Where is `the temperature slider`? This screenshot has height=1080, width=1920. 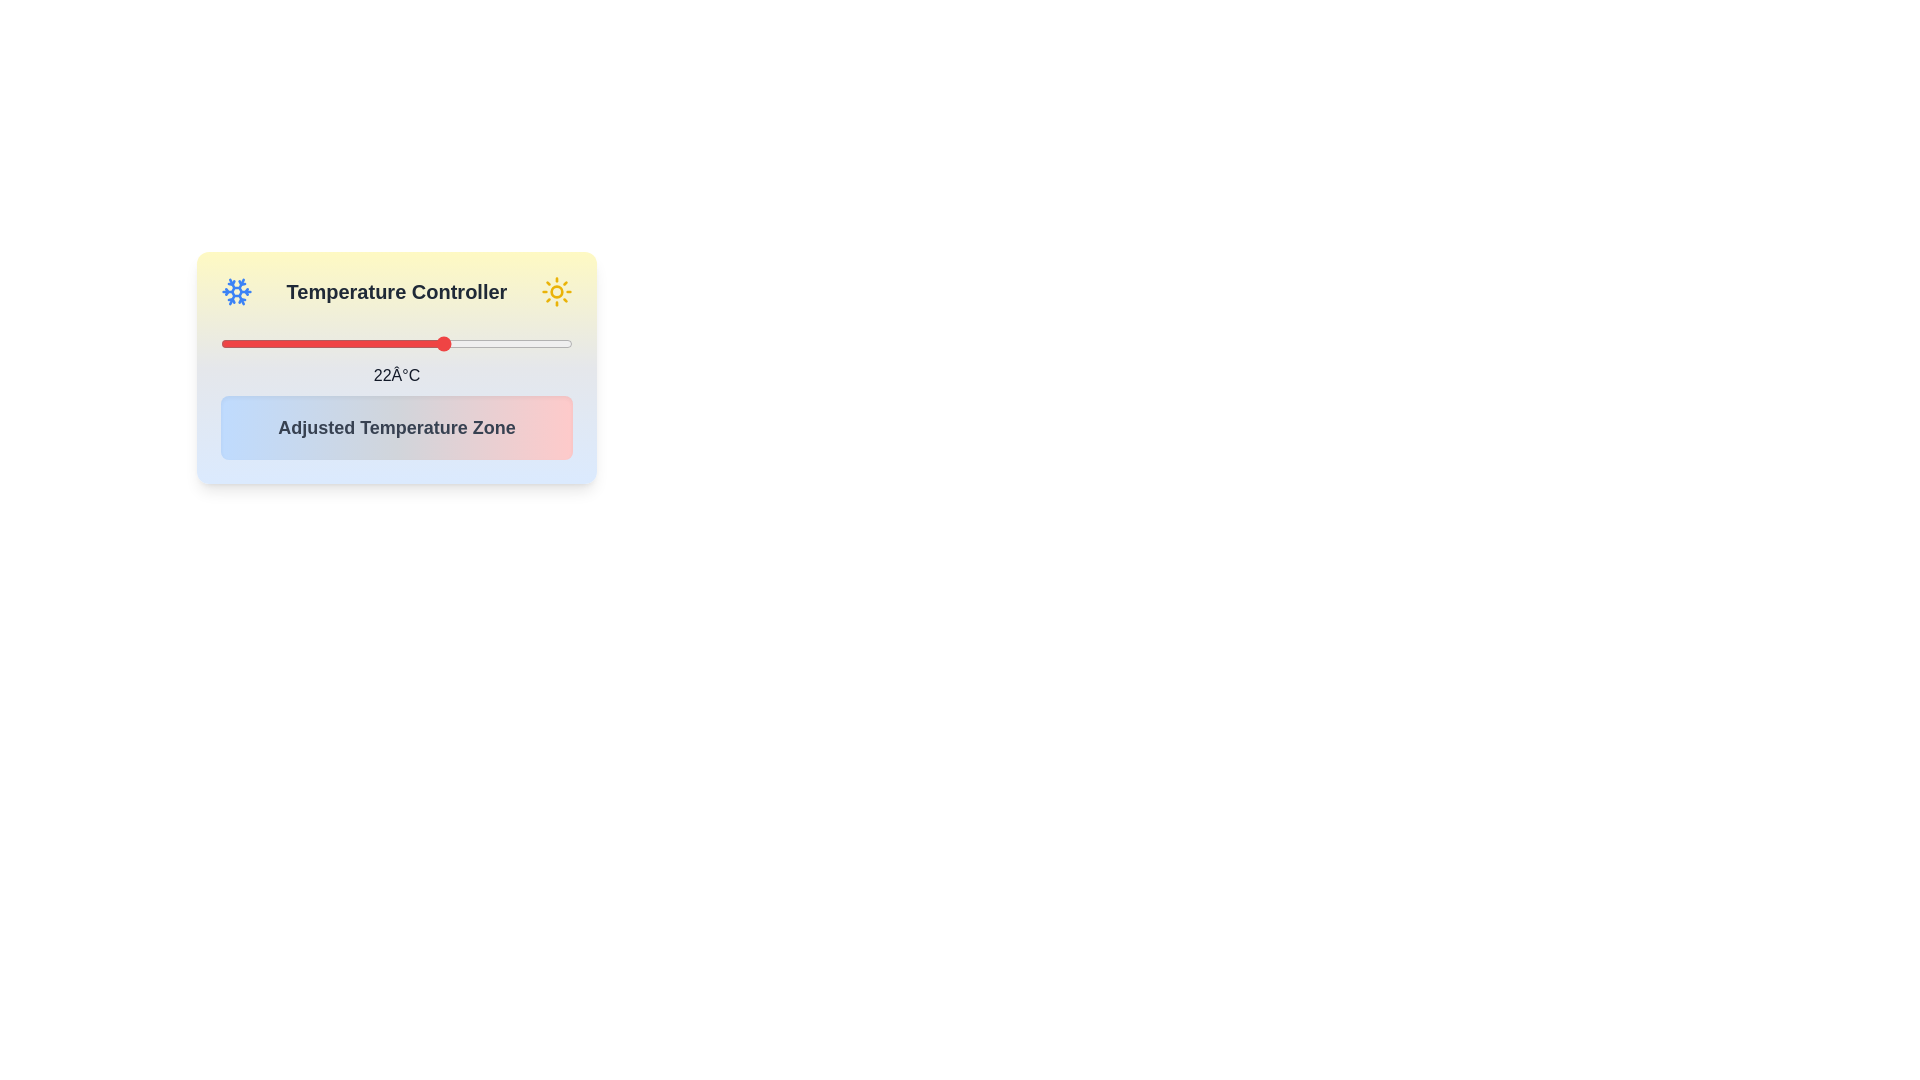
the temperature slider is located at coordinates (473, 342).